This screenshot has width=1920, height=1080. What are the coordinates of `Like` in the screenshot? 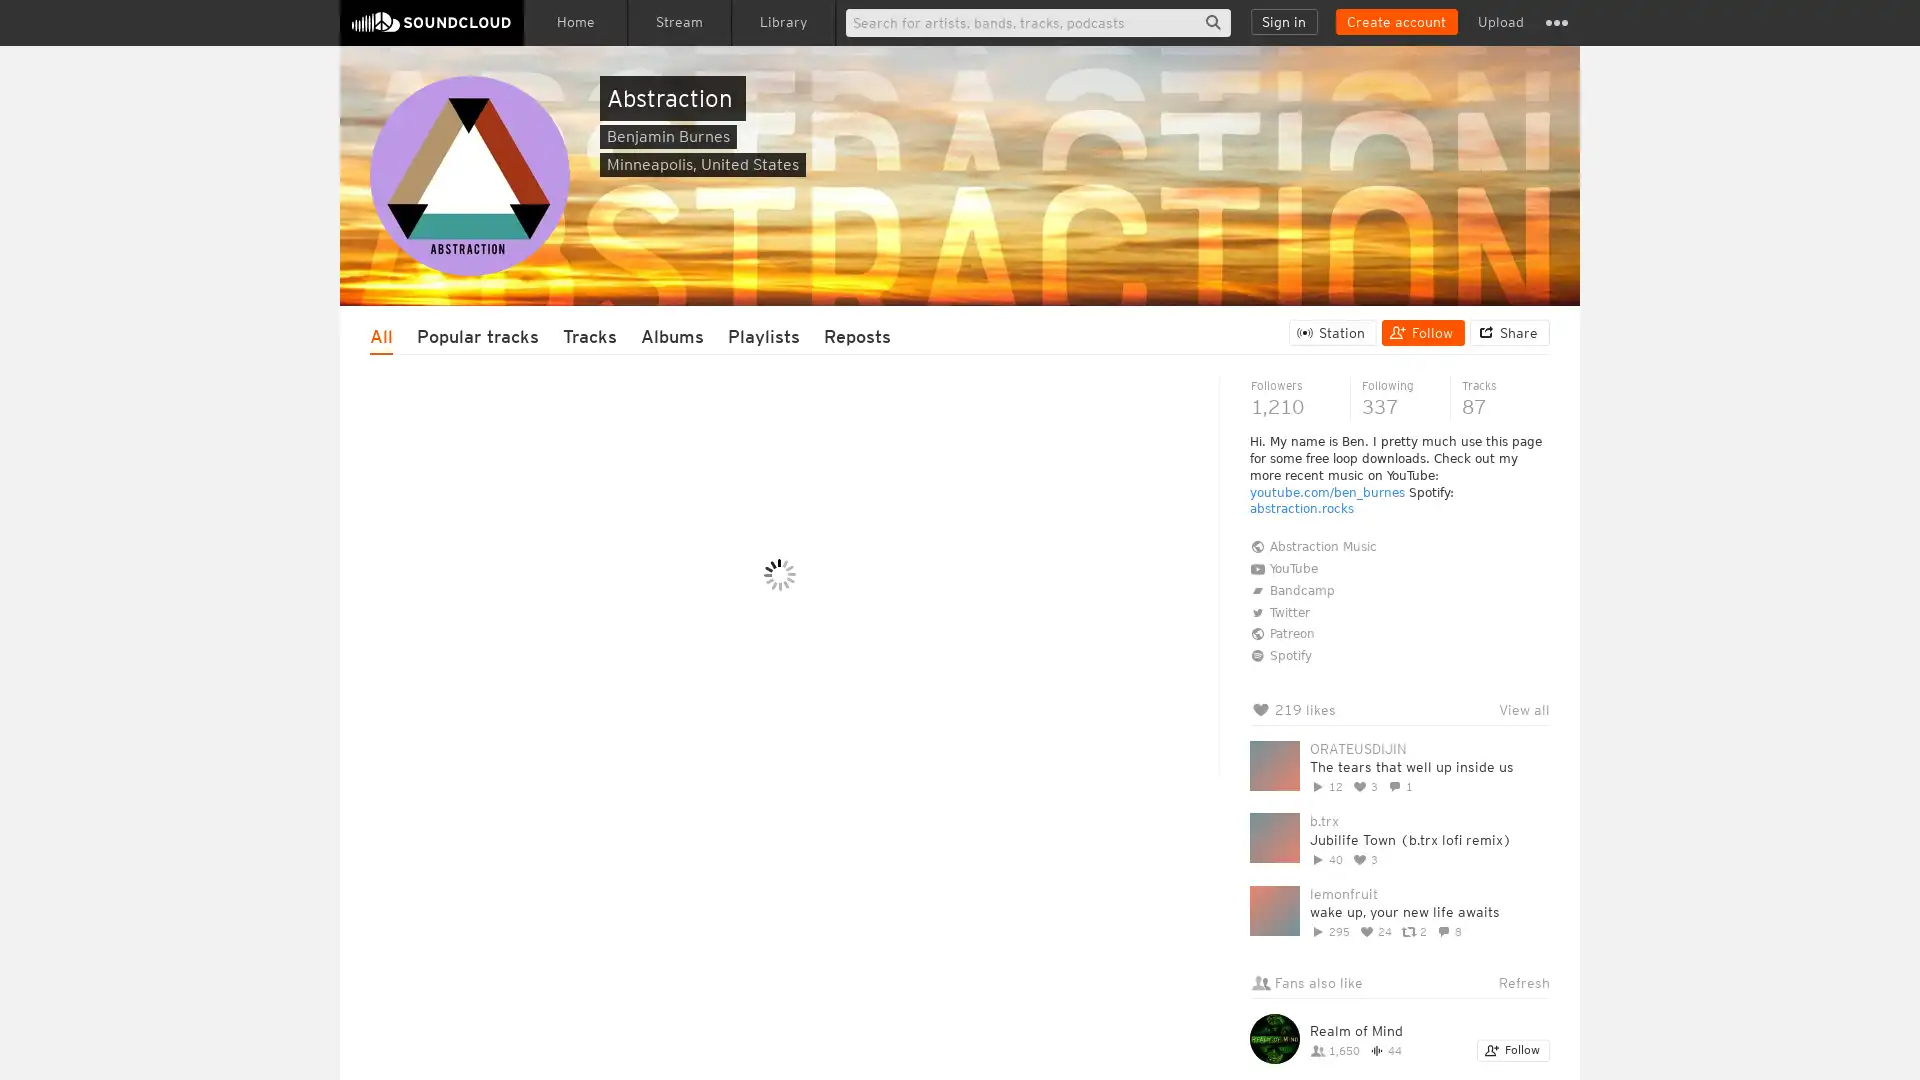 It's located at (566, 1005).